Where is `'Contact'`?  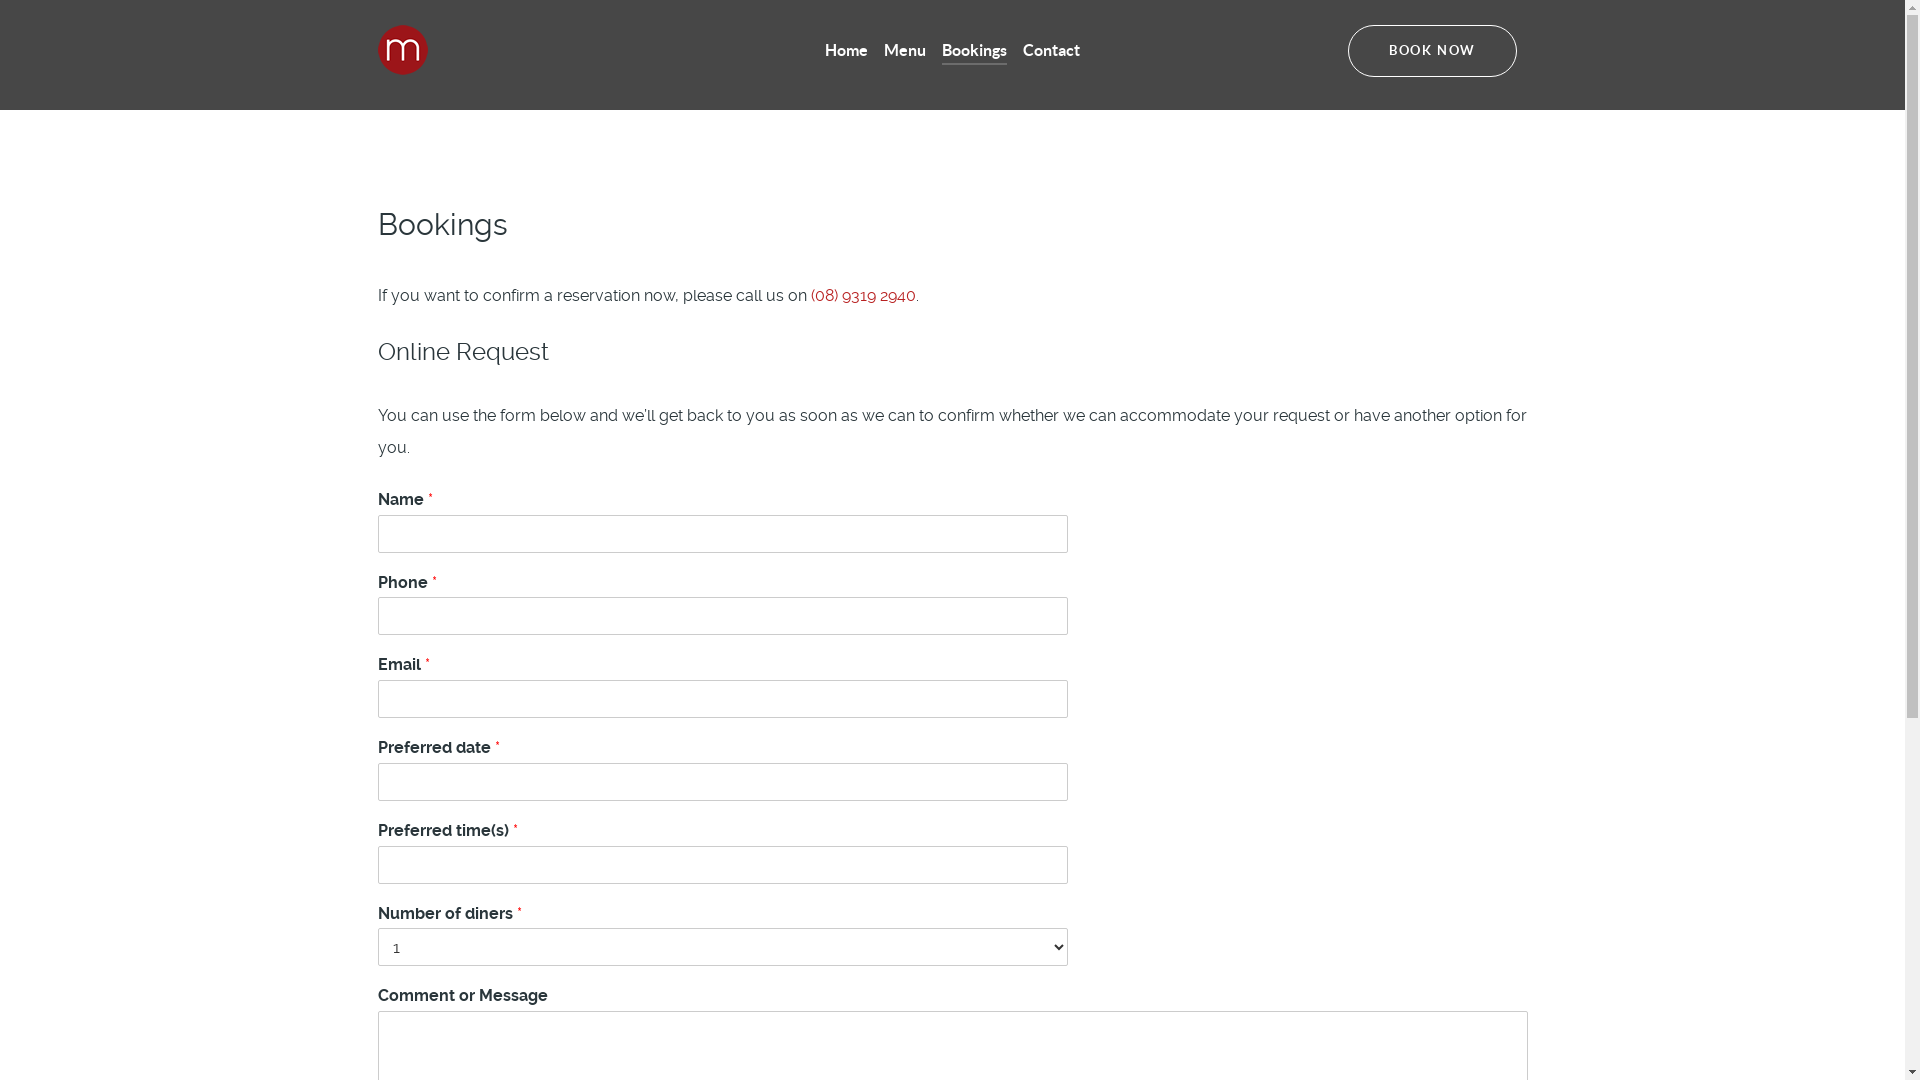 'Contact' is located at coordinates (1050, 50).